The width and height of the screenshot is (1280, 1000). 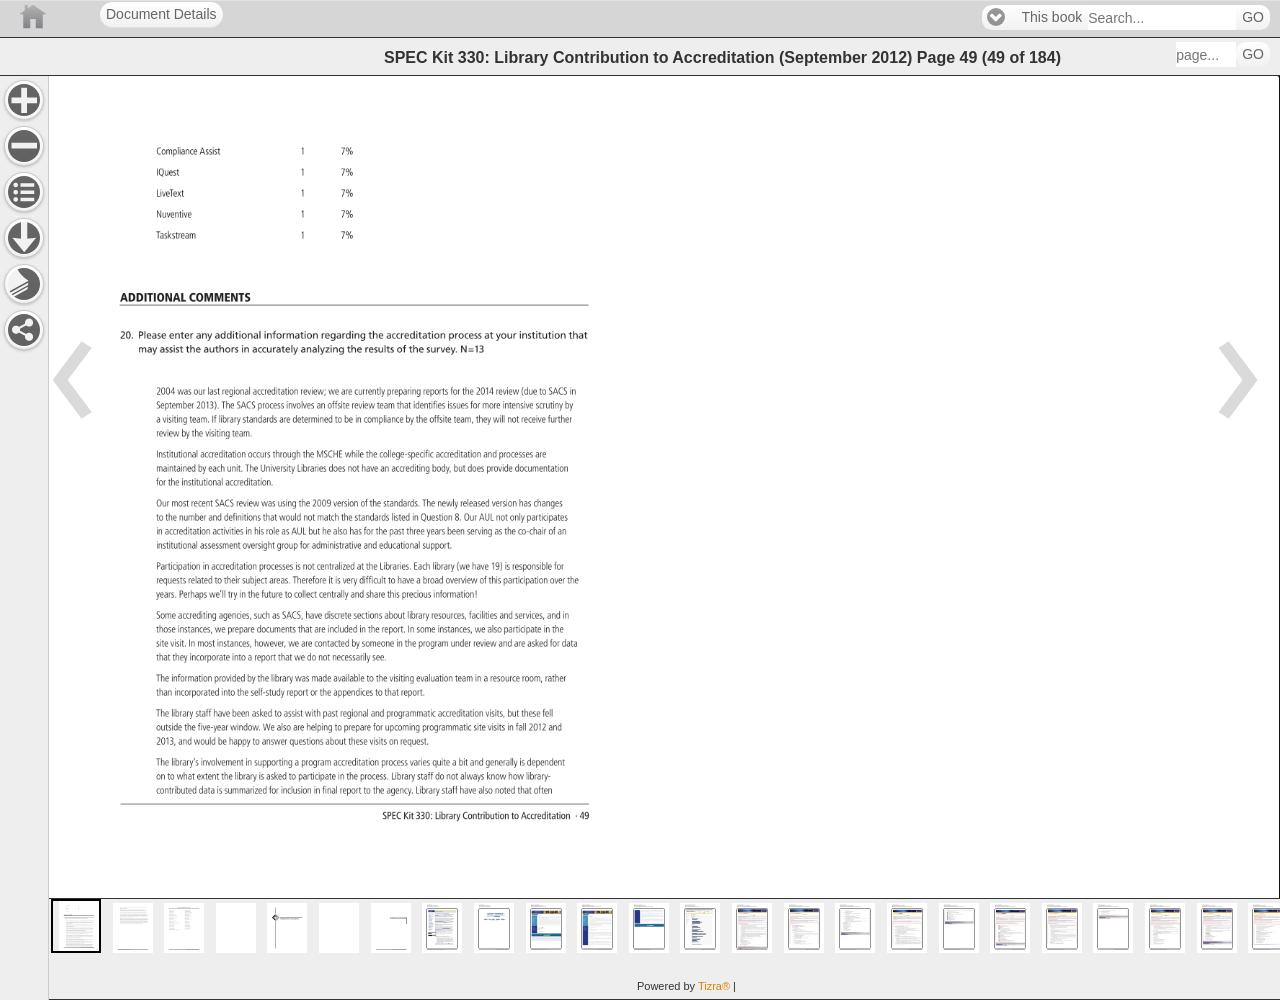 What do you see at coordinates (733, 985) in the screenshot?
I see `'|'` at bounding box center [733, 985].